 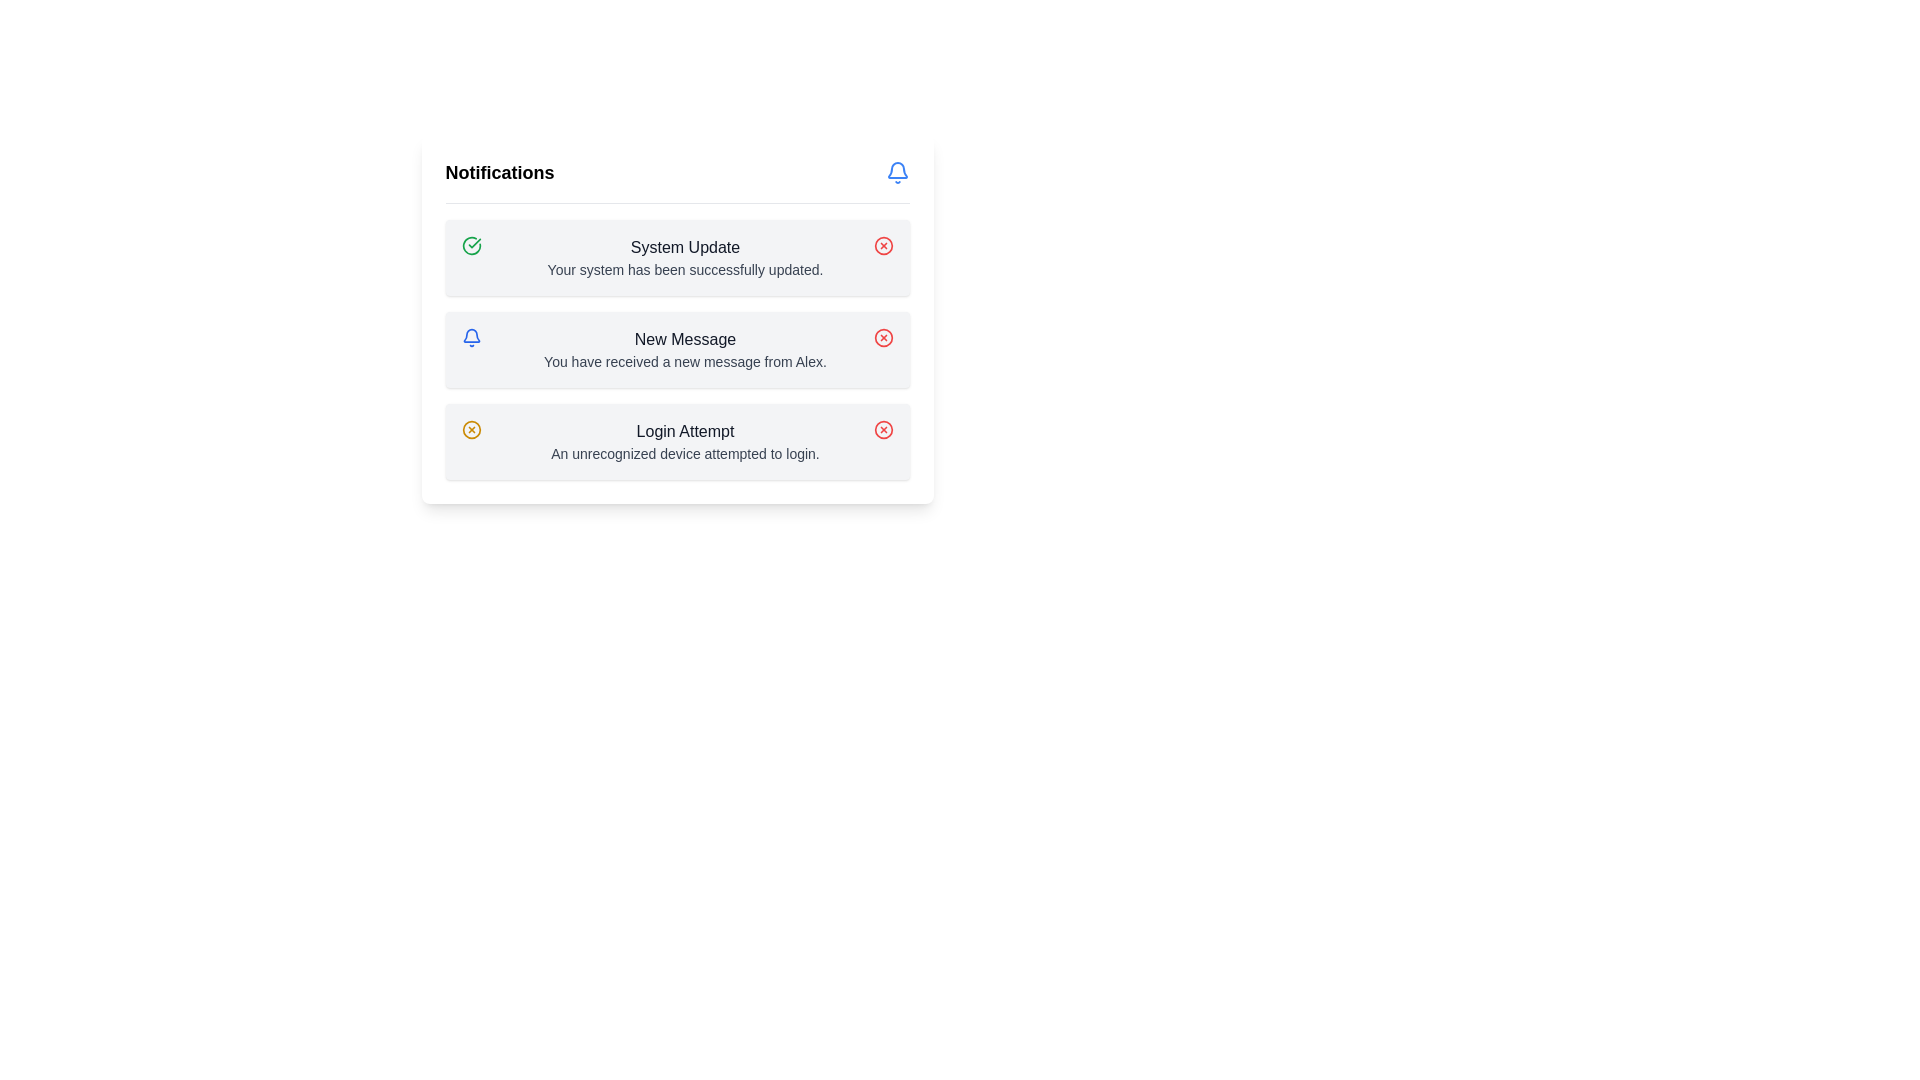 I want to click on details of the Text Block element displaying the notification with the header 'System Update' and the subtext 'Your system has been successfully updated.', so click(x=685, y=257).